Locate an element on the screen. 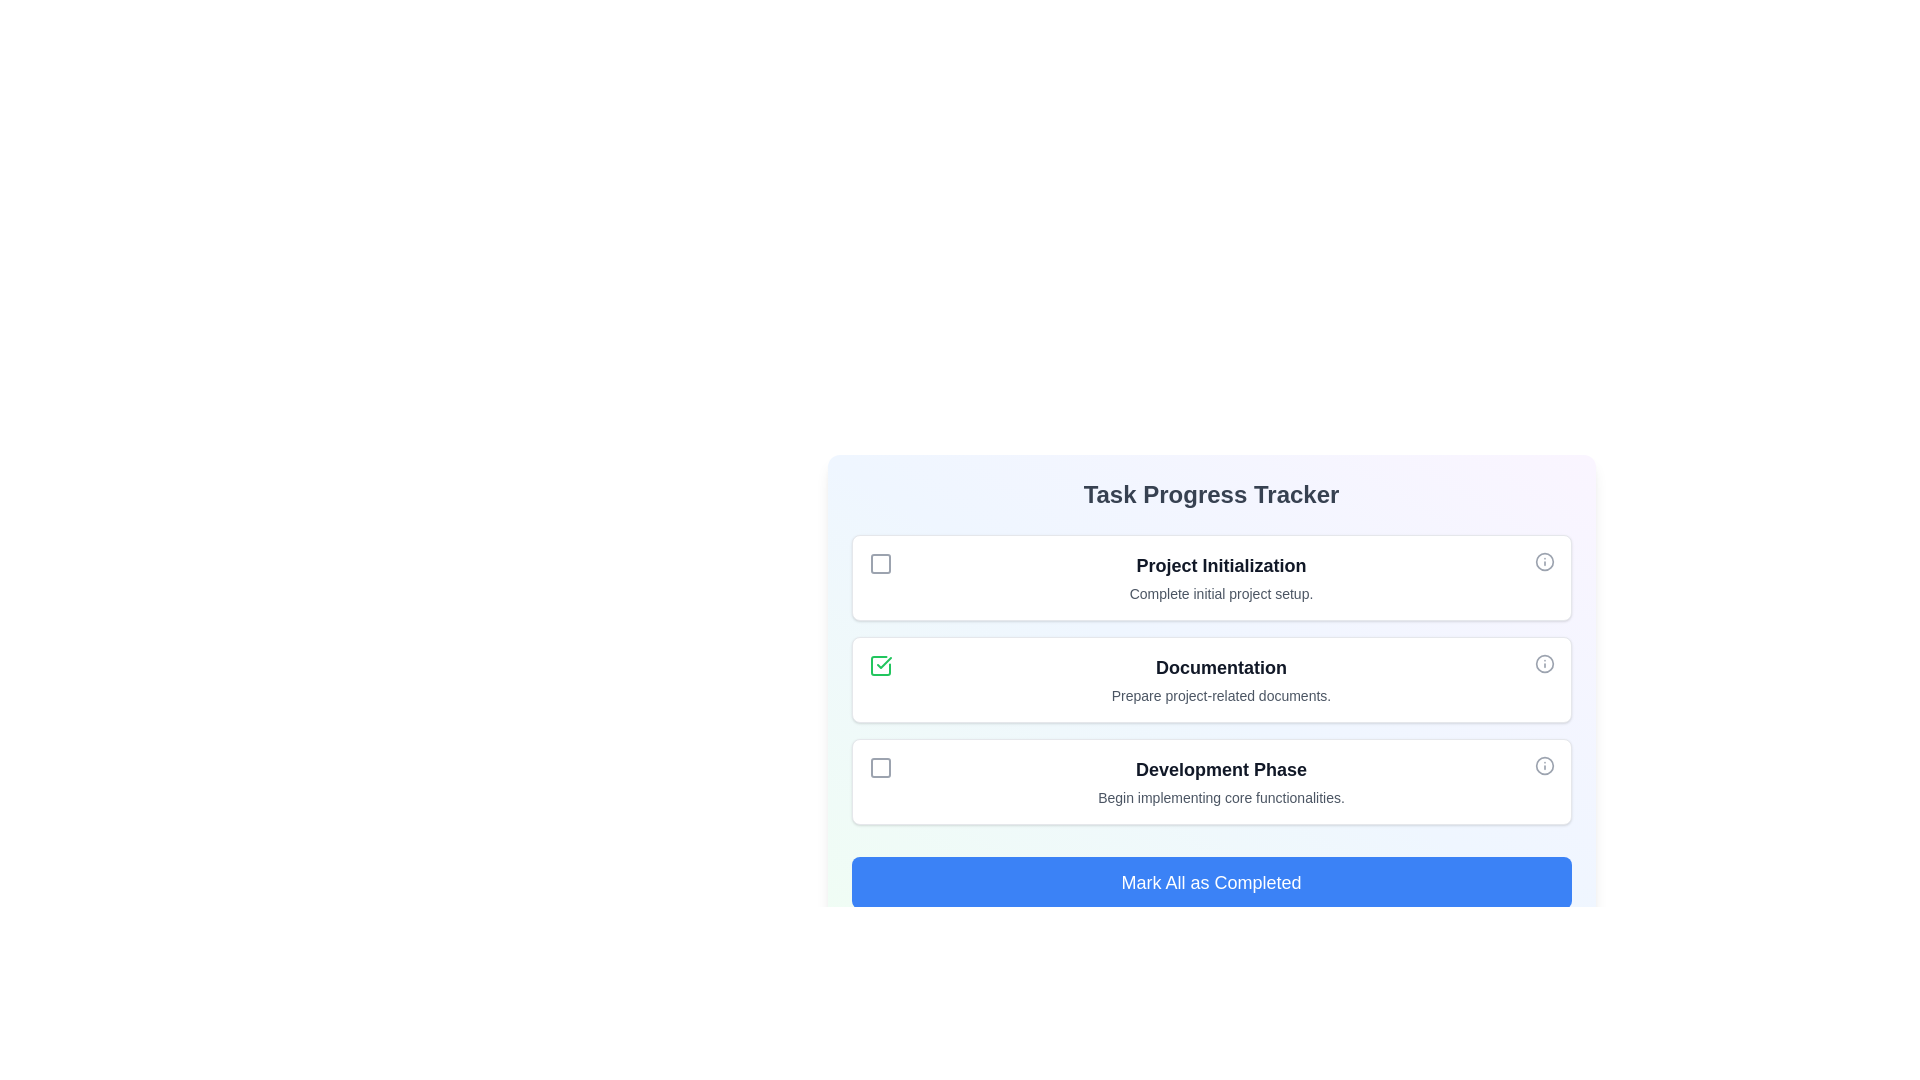  the title label for the task stage within the tracker, which is horizontally centered in the third task group of the list is located at coordinates (1220, 769).